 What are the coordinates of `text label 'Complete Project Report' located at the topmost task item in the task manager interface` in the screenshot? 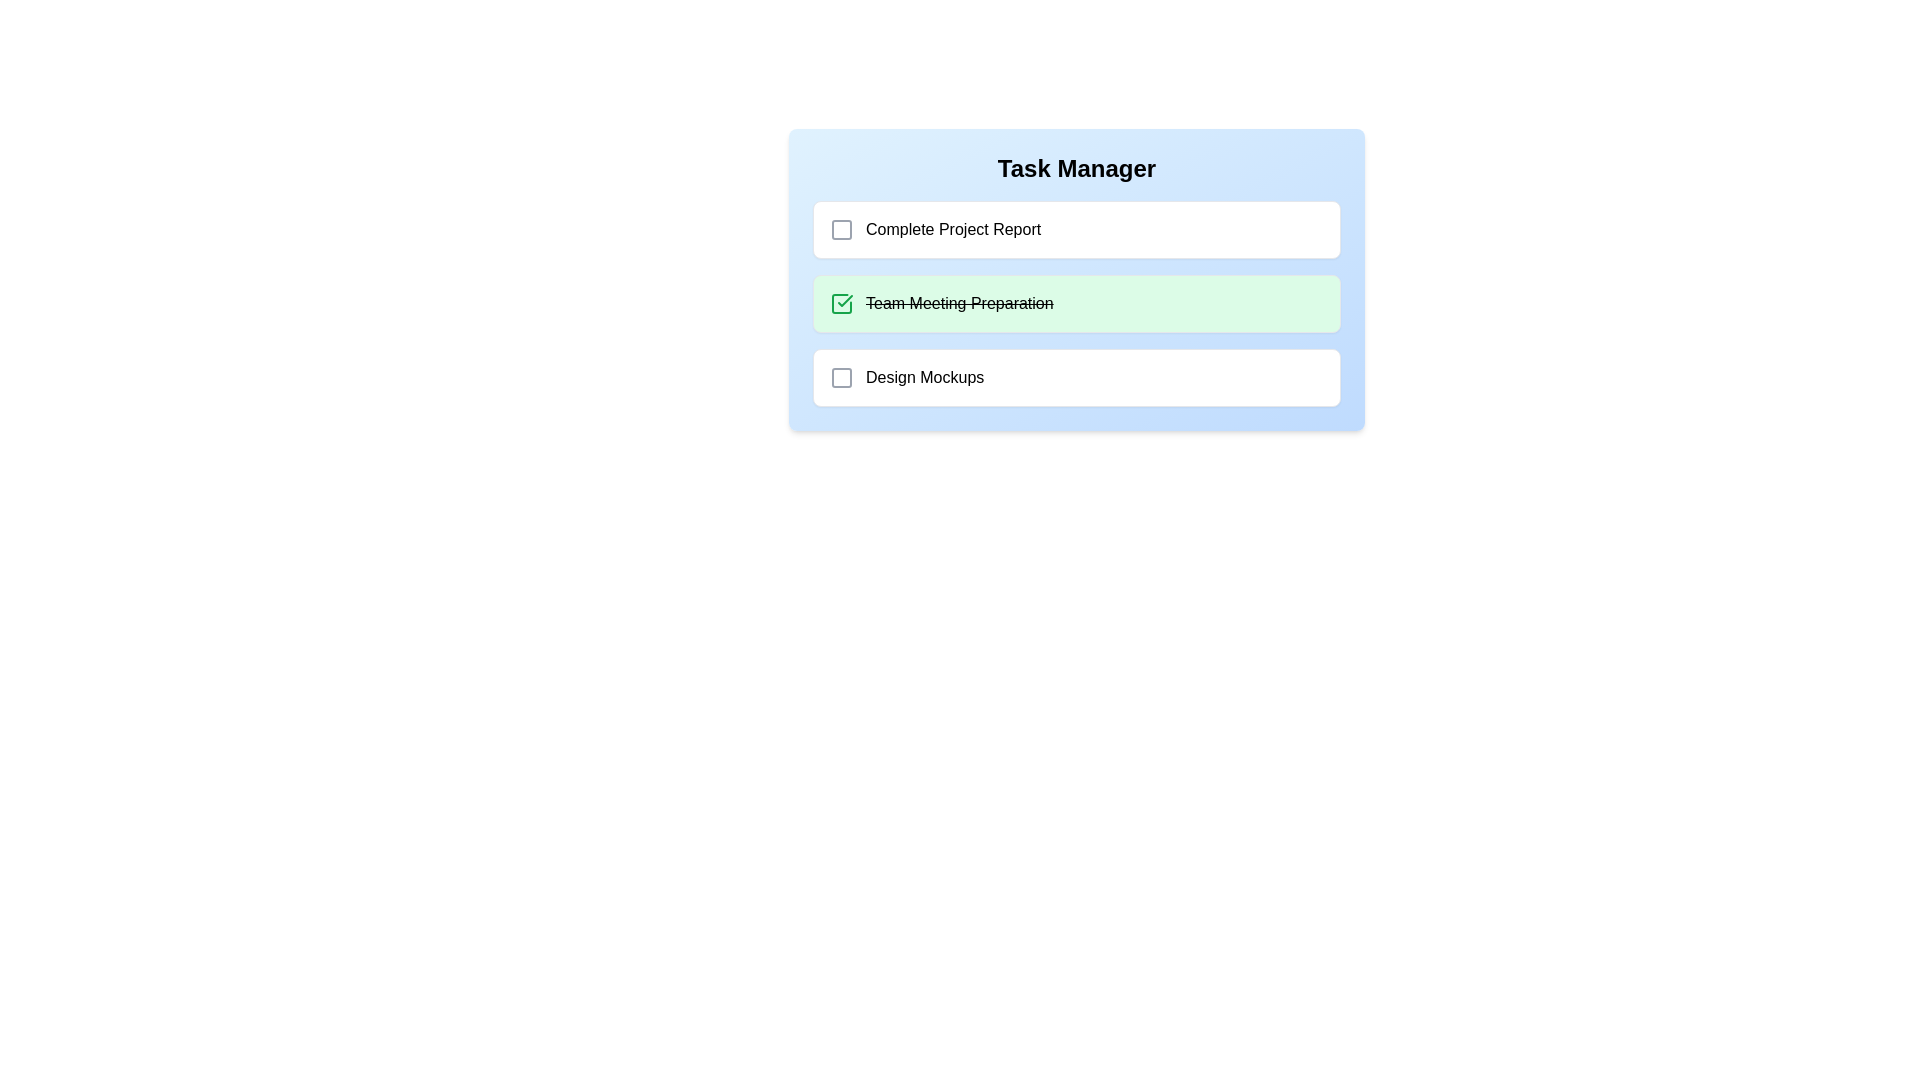 It's located at (934, 229).